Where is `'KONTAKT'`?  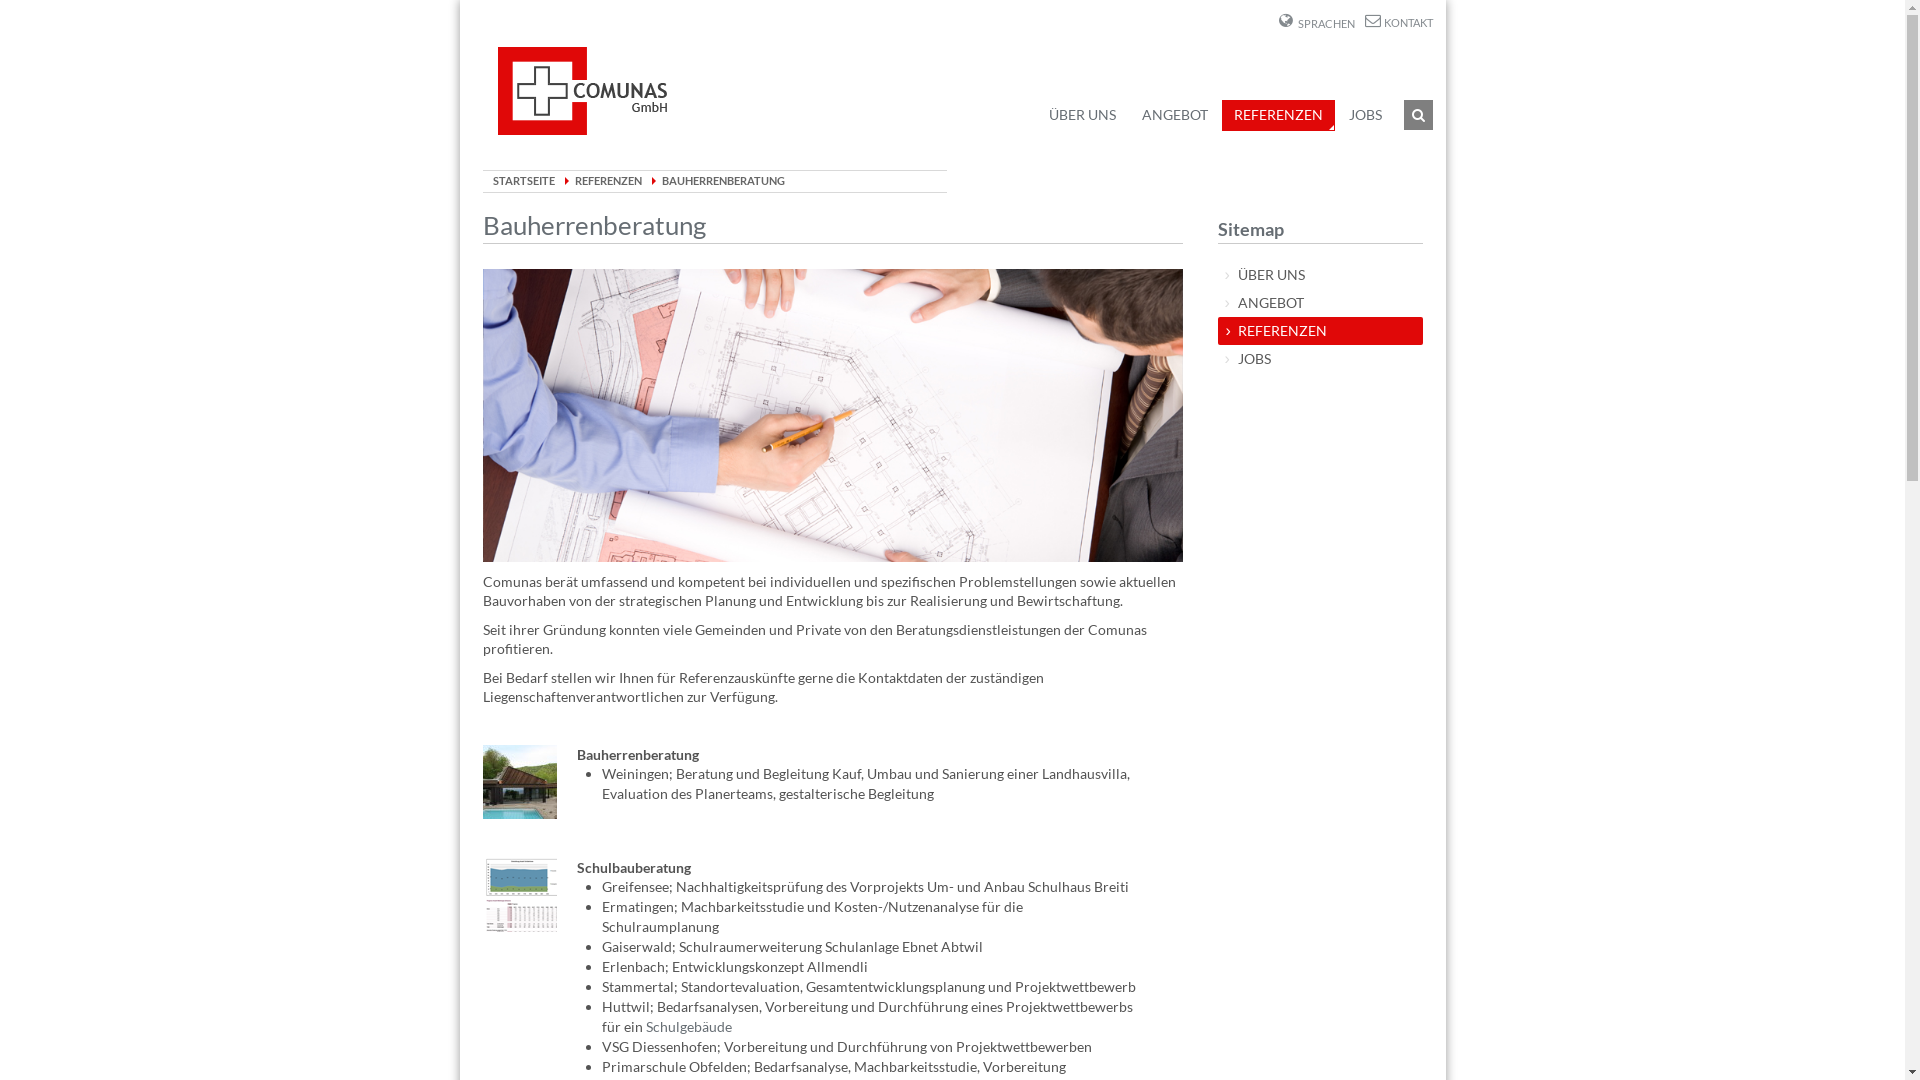 'KONTAKT' is located at coordinates (1362, 21).